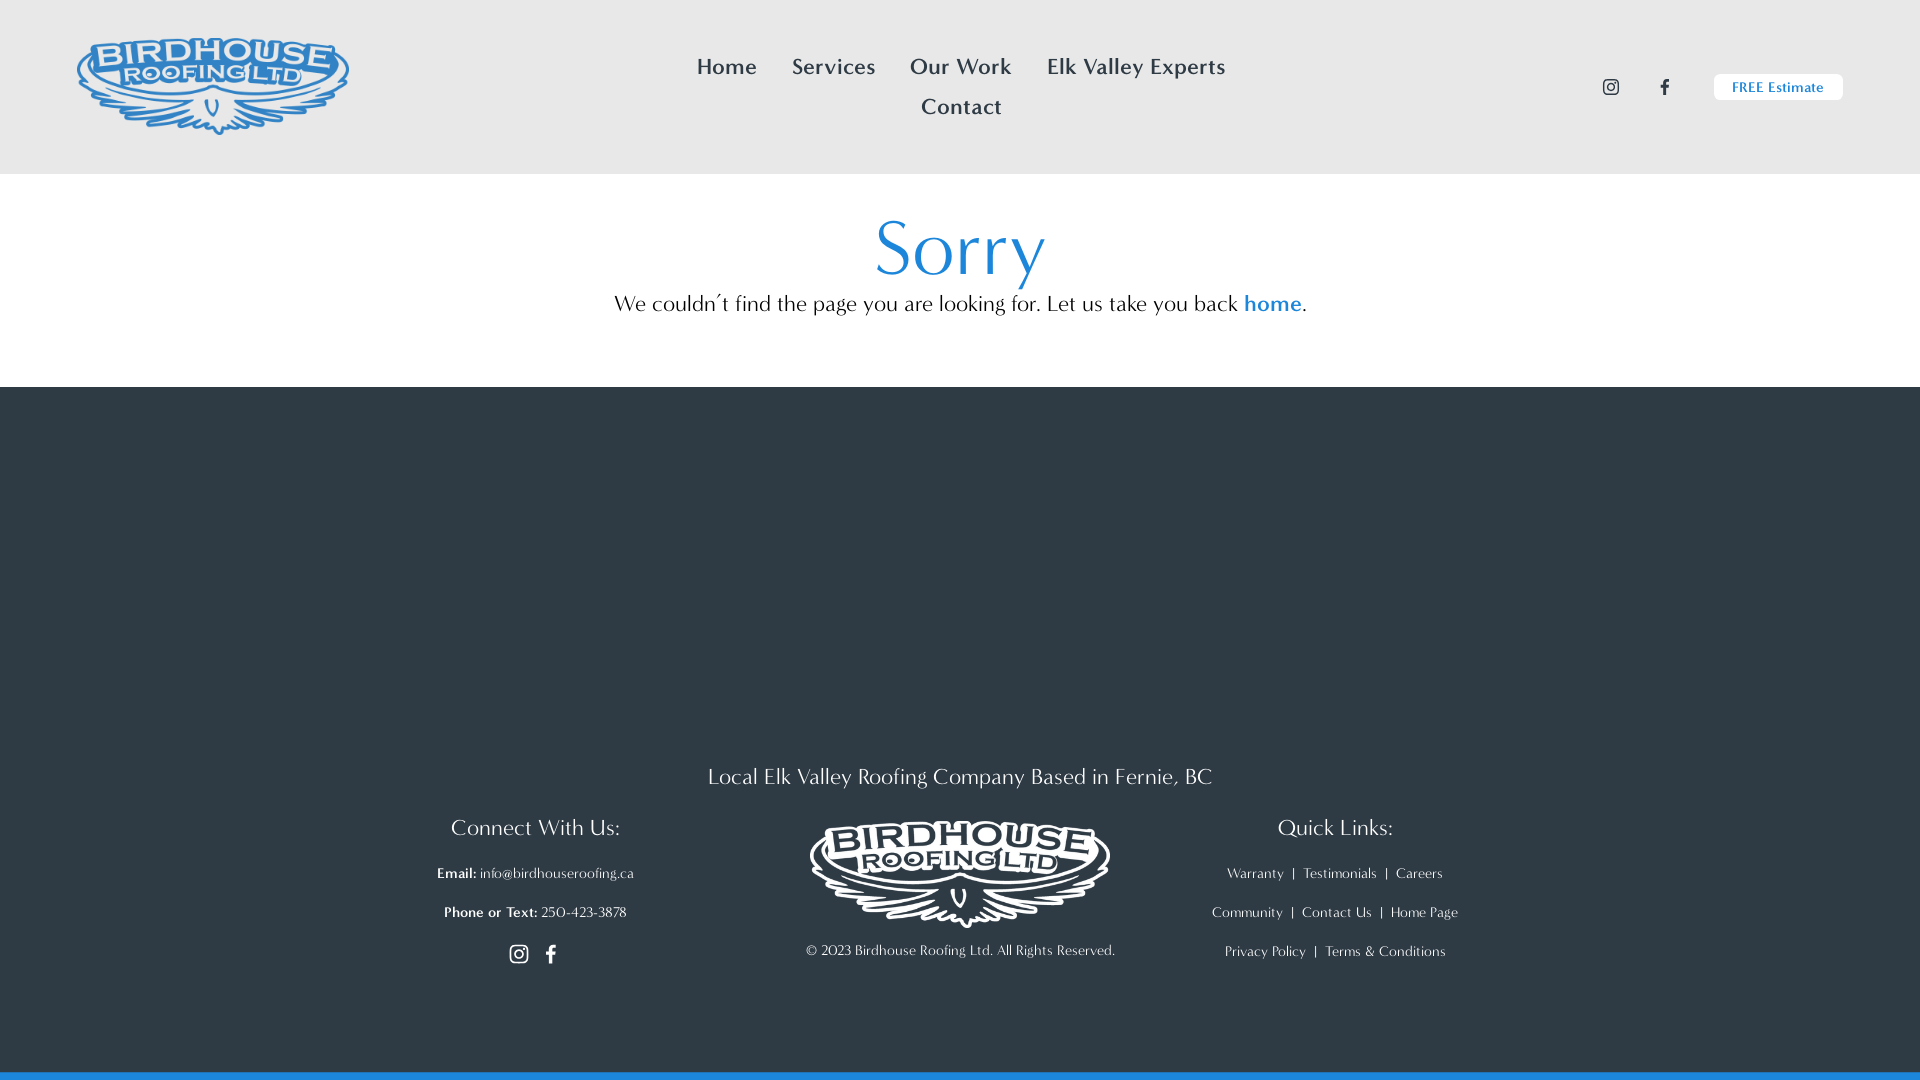  What do you see at coordinates (1210, 912) in the screenshot?
I see `'Community'` at bounding box center [1210, 912].